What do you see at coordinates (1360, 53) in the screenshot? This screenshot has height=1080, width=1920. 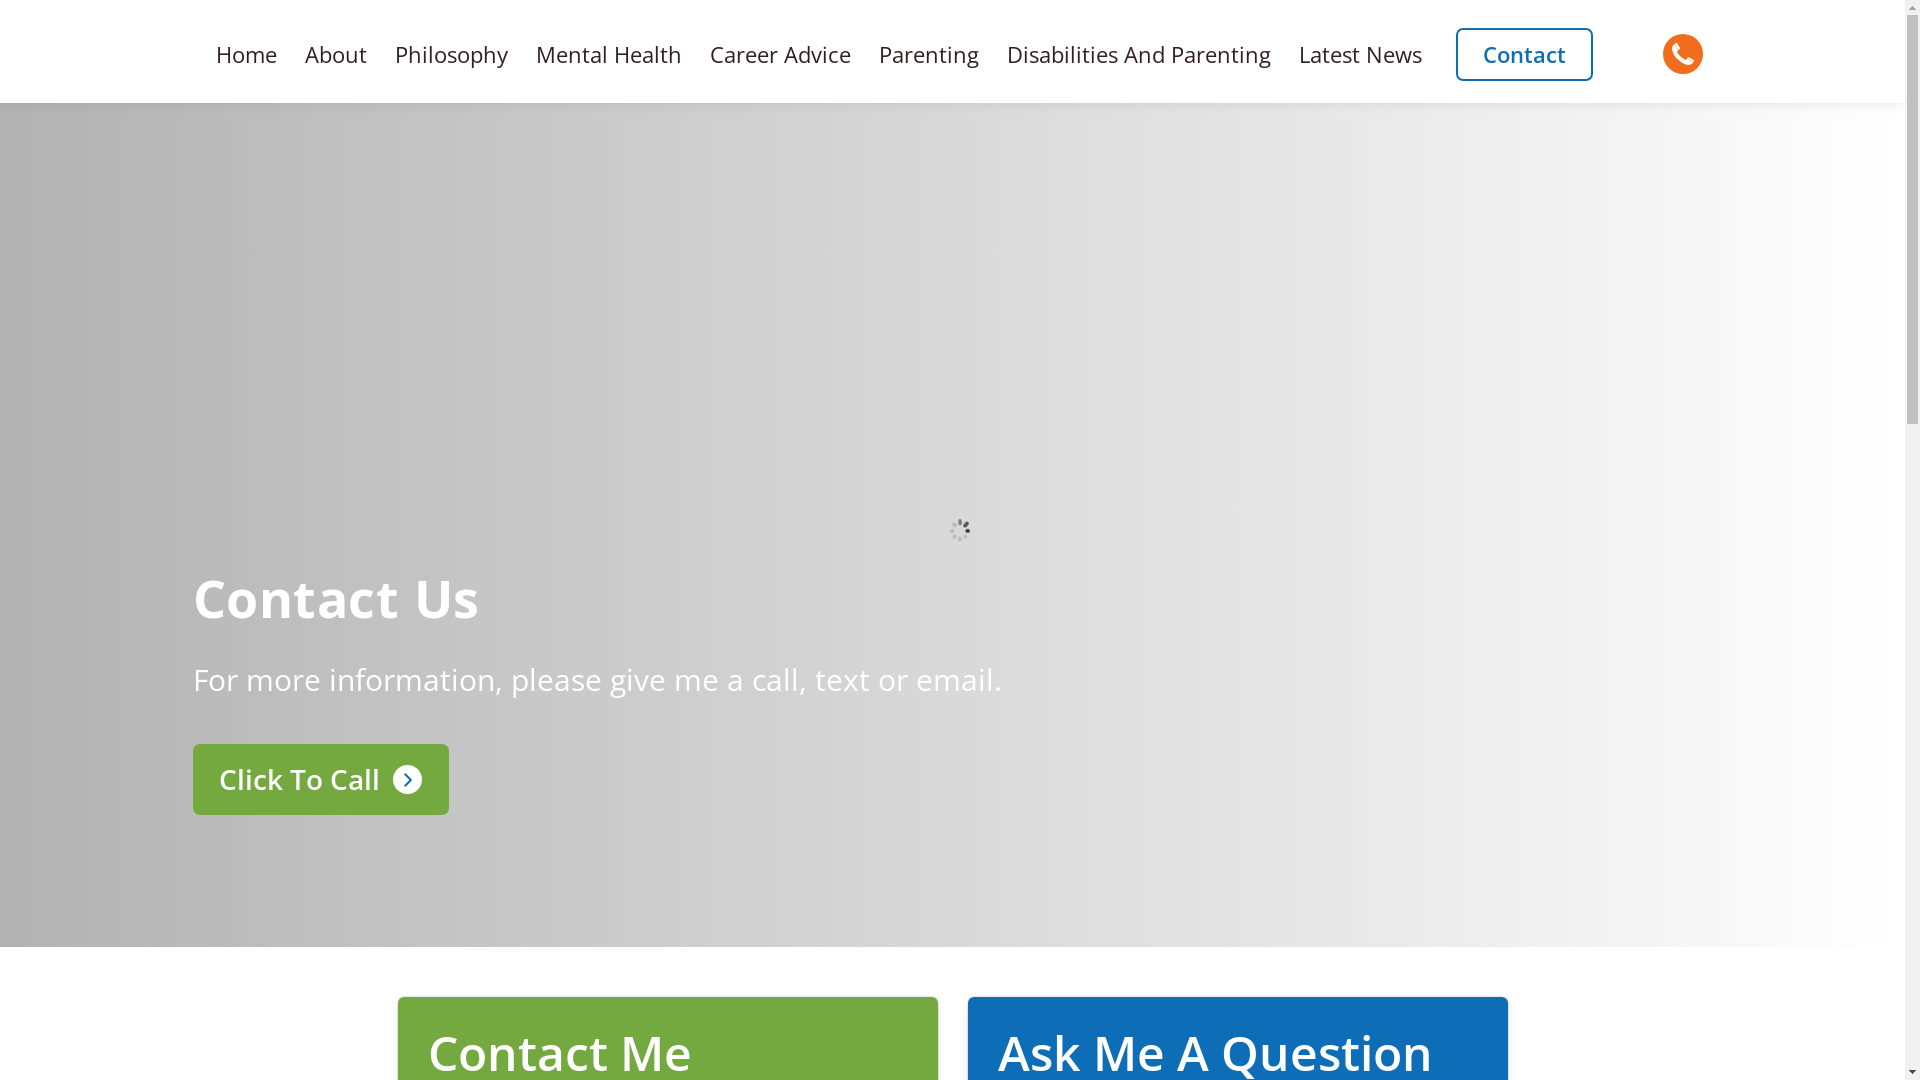 I see `'Latest News'` at bounding box center [1360, 53].